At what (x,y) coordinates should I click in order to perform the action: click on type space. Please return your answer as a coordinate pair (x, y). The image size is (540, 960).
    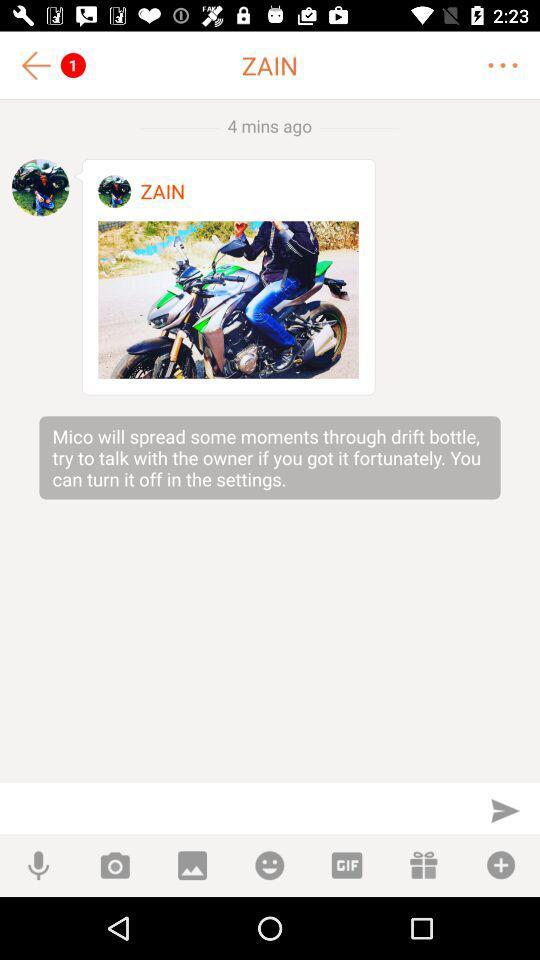
    Looking at the image, I should click on (234, 808).